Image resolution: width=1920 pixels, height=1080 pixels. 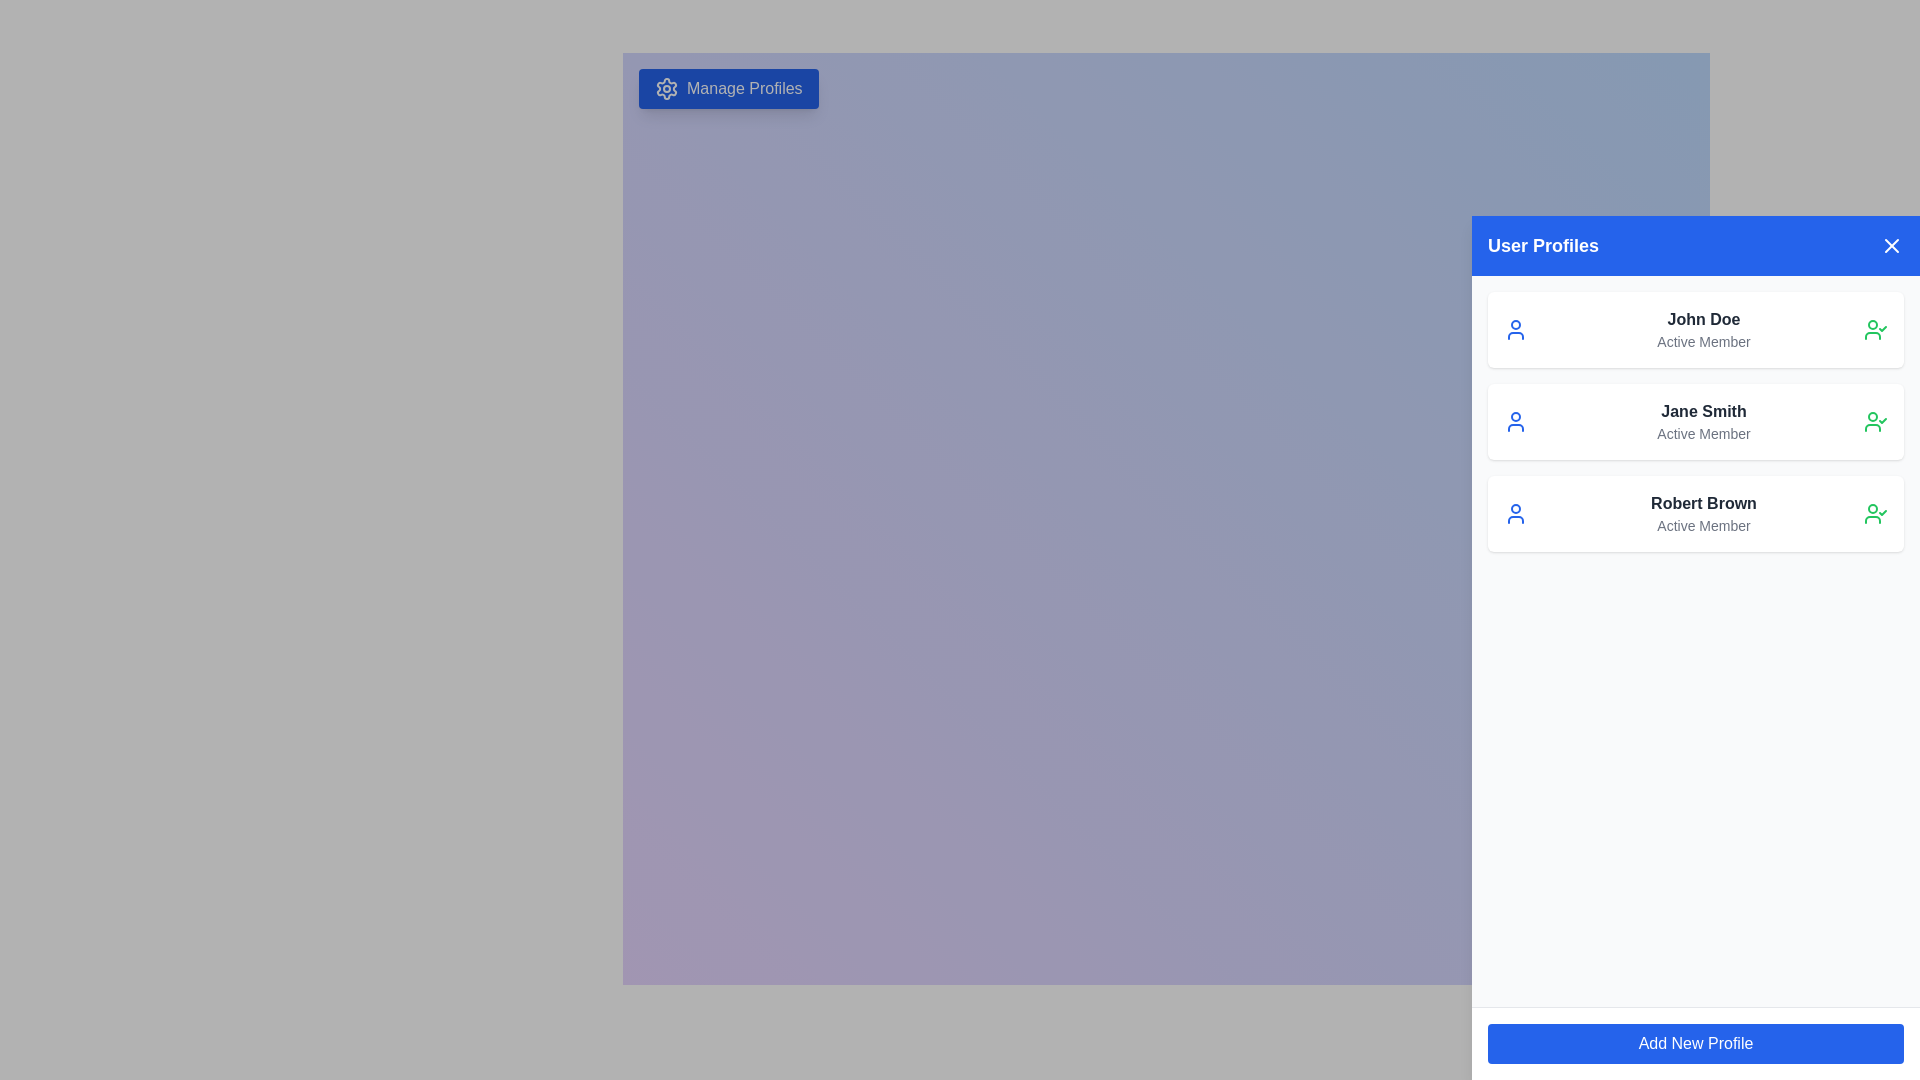 I want to click on the 'Active Member' text label that appears beneath 'Jane Smith' in the 'User Profiles' section, so click(x=1703, y=433).